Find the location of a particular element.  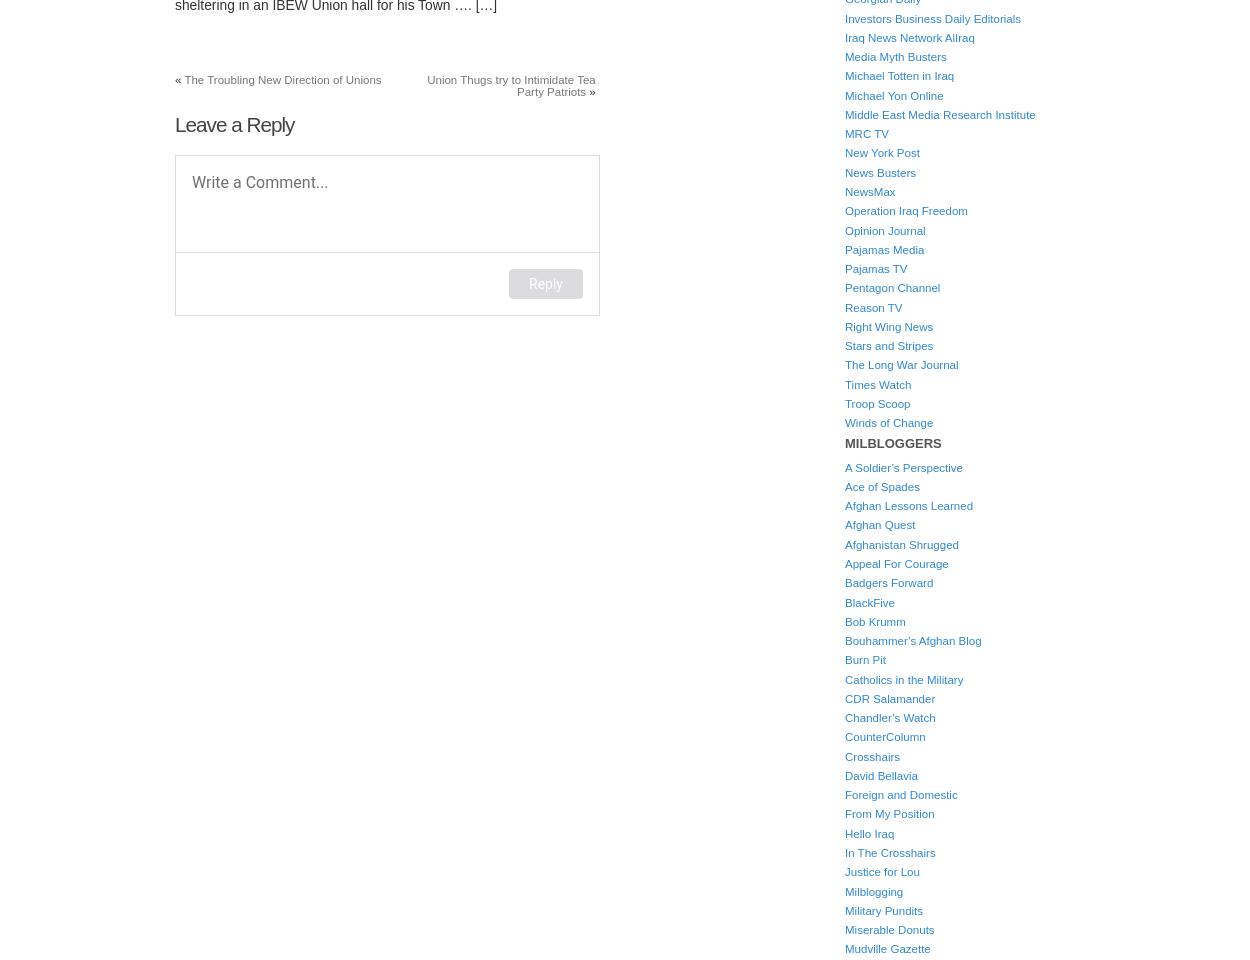

'BlackFive' is located at coordinates (868, 601).